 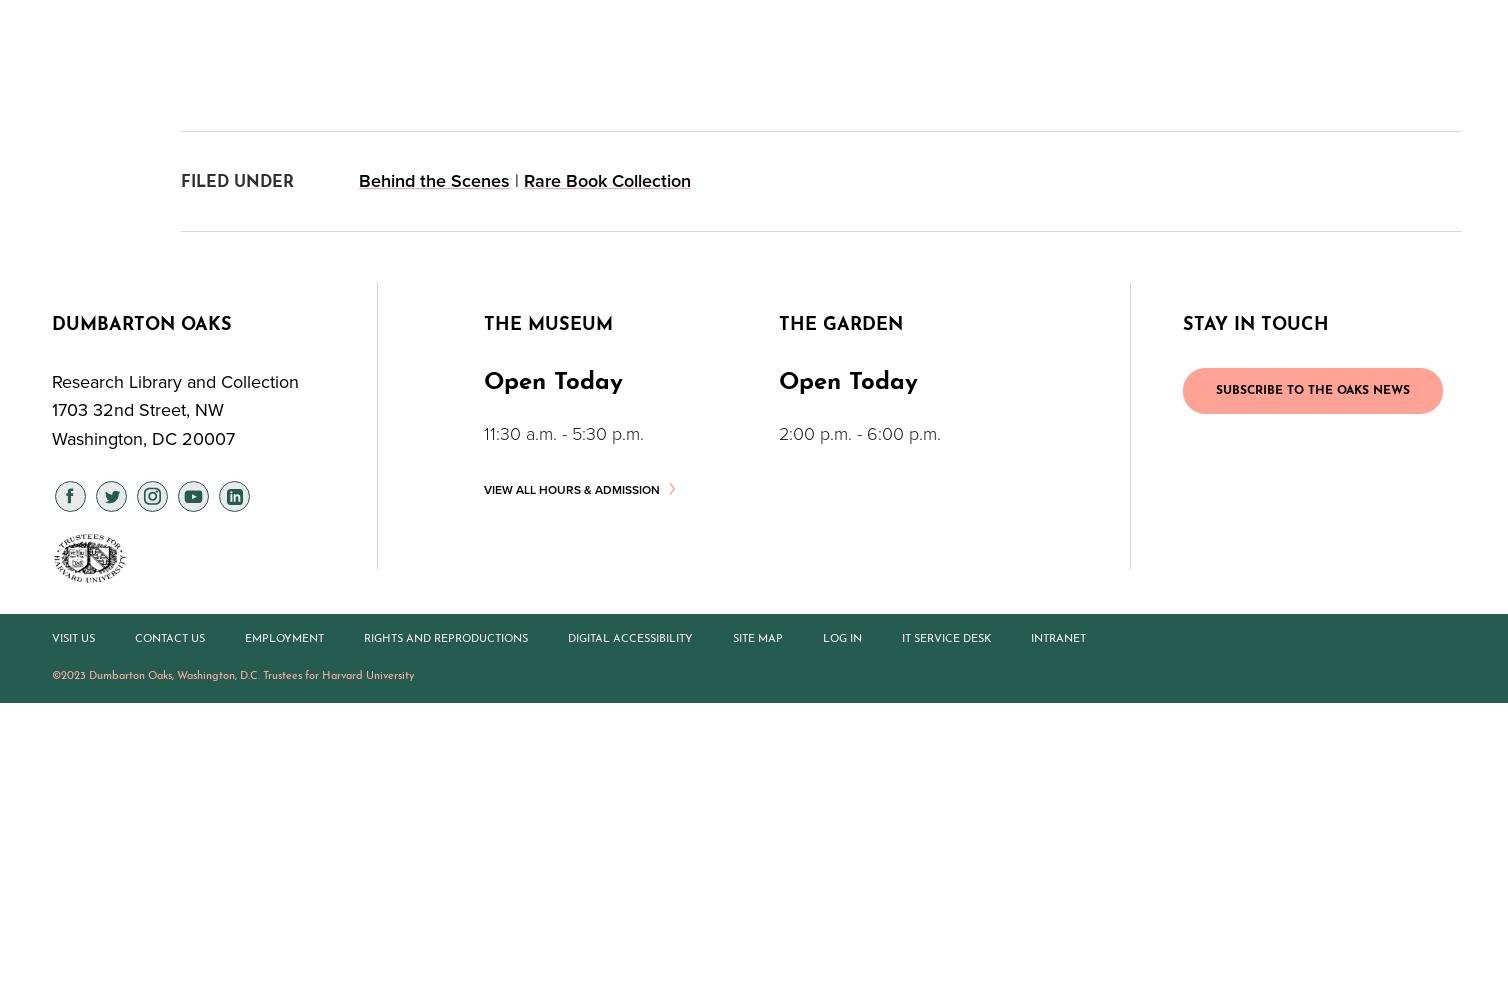 What do you see at coordinates (732, 638) in the screenshot?
I see `'Site Map'` at bounding box center [732, 638].